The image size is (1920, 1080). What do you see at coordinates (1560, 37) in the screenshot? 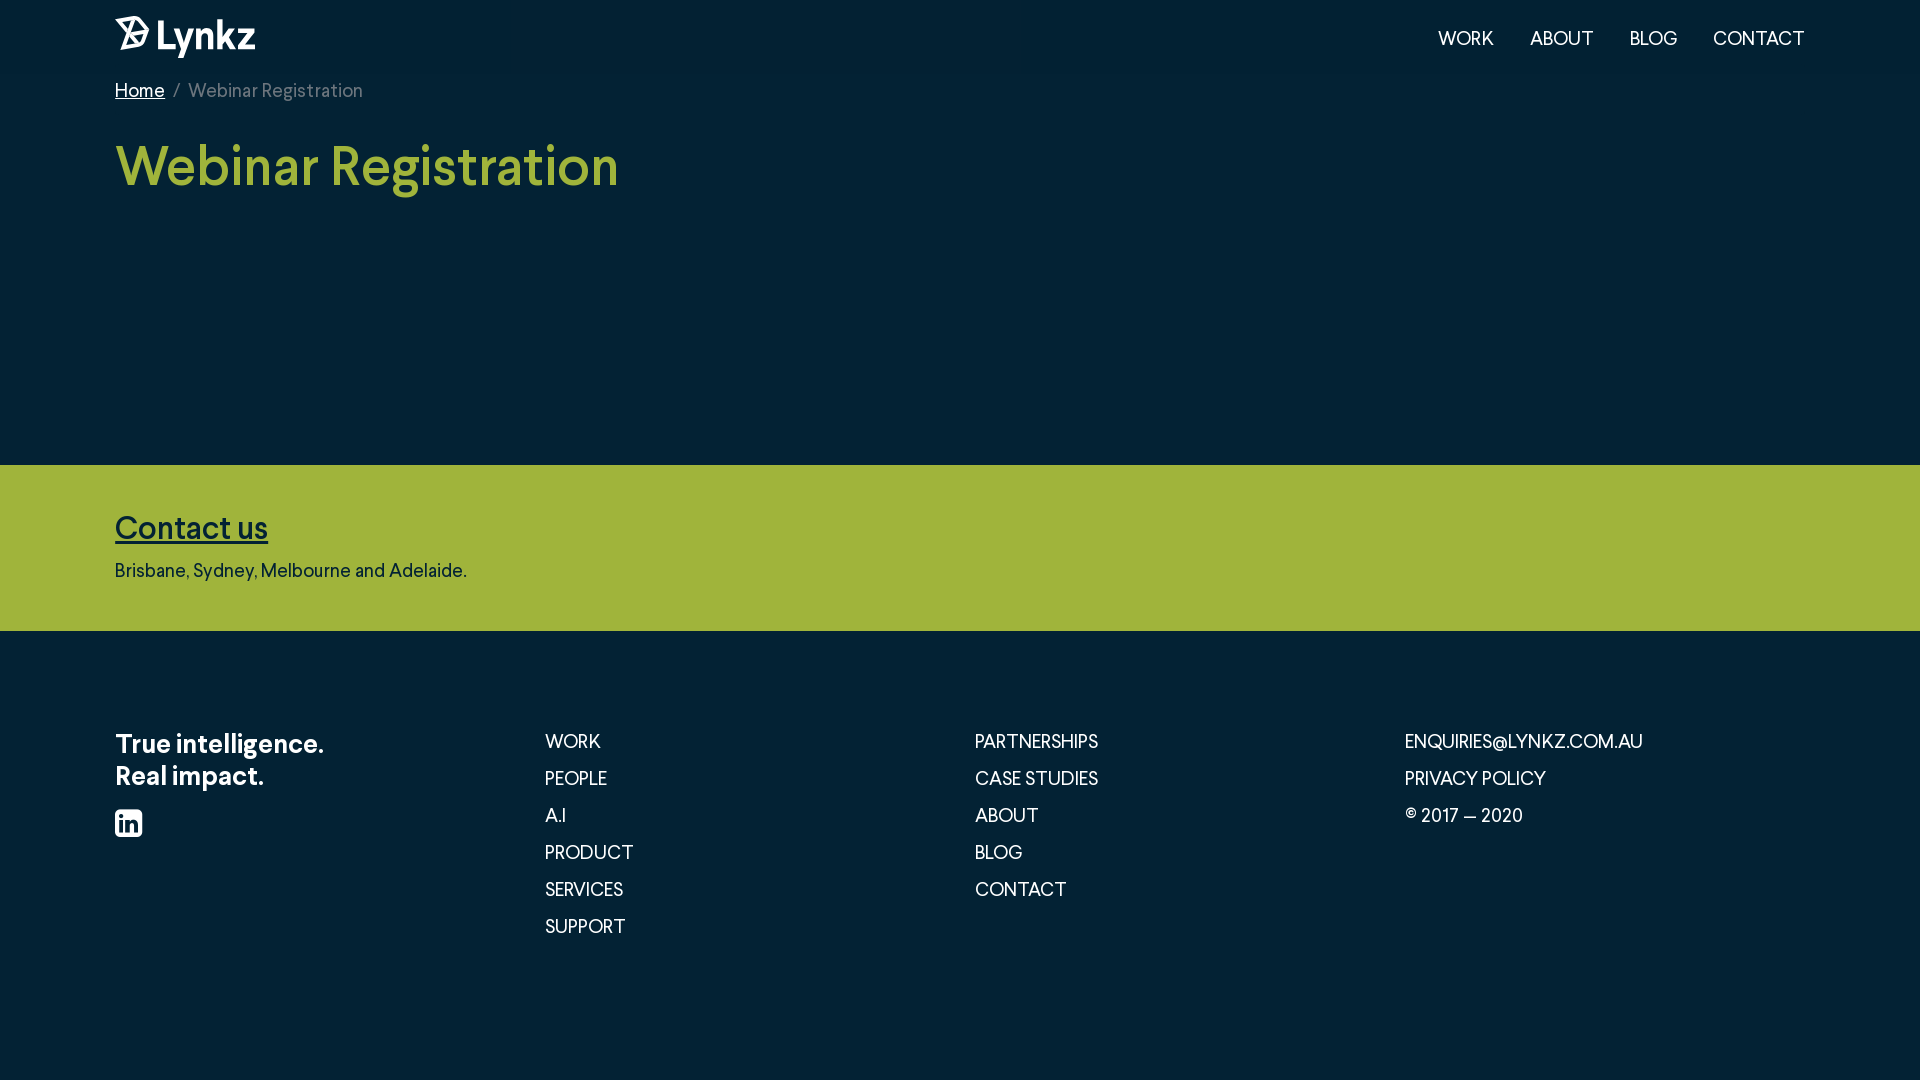
I see `'ABOUT'` at bounding box center [1560, 37].